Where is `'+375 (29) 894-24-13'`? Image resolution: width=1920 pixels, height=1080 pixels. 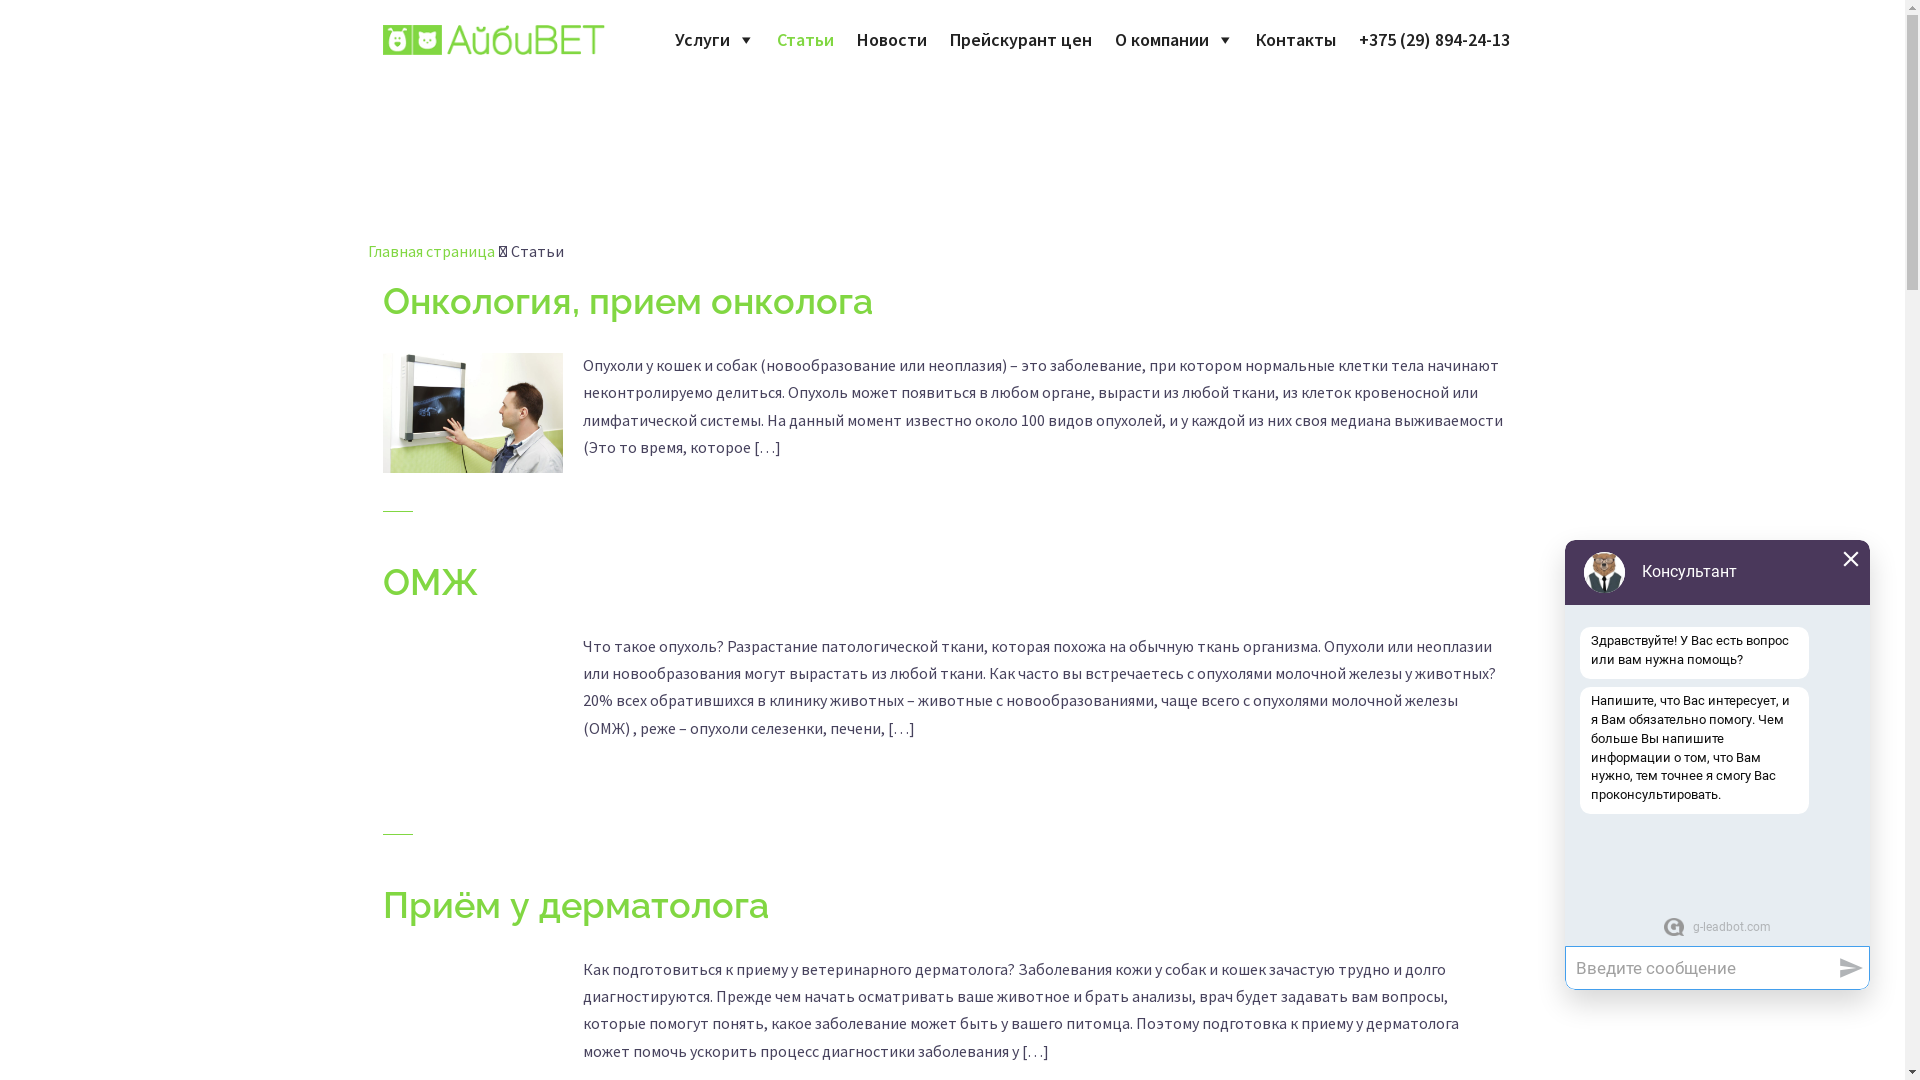
'+375 (29) 894-24-13' is located at coordinates (1432, 39).